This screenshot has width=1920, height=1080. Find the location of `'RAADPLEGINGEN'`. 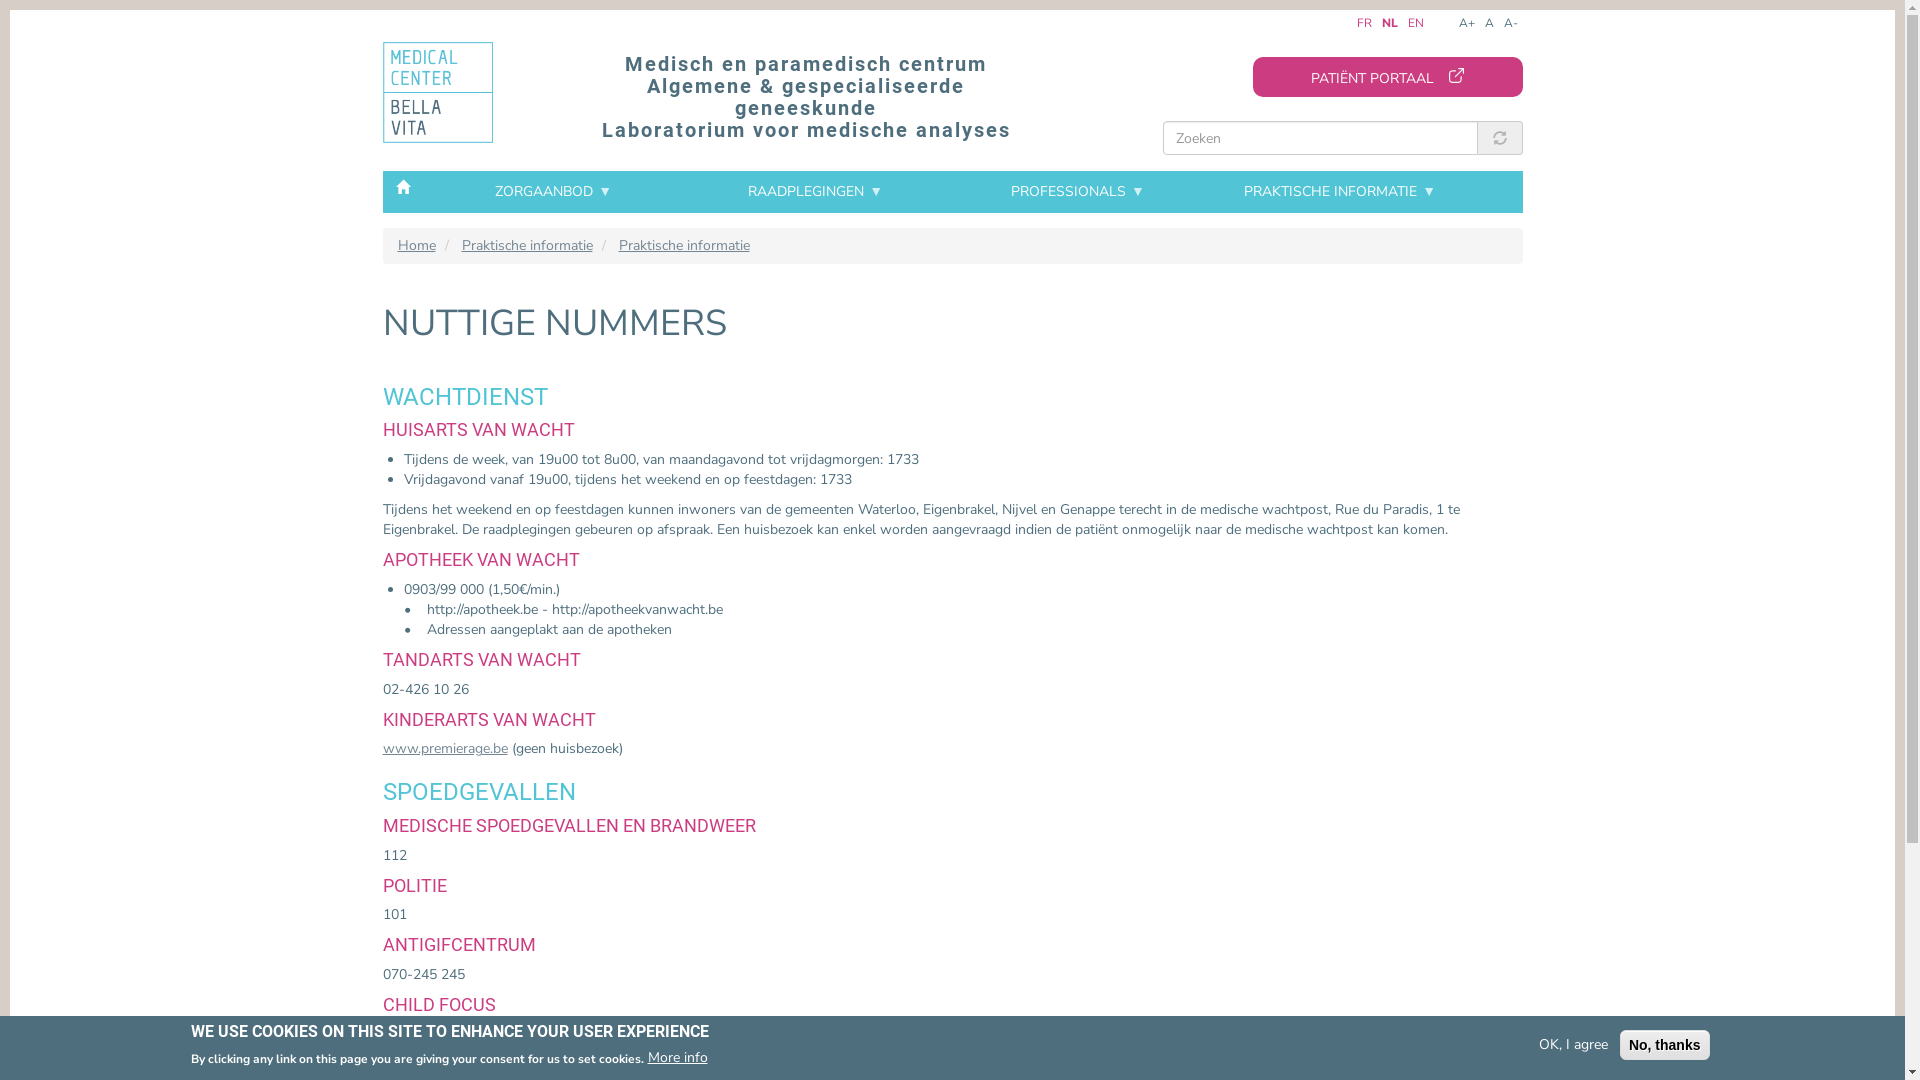

'RAADPLEGINGEN' is located at coordinates (685, 192).